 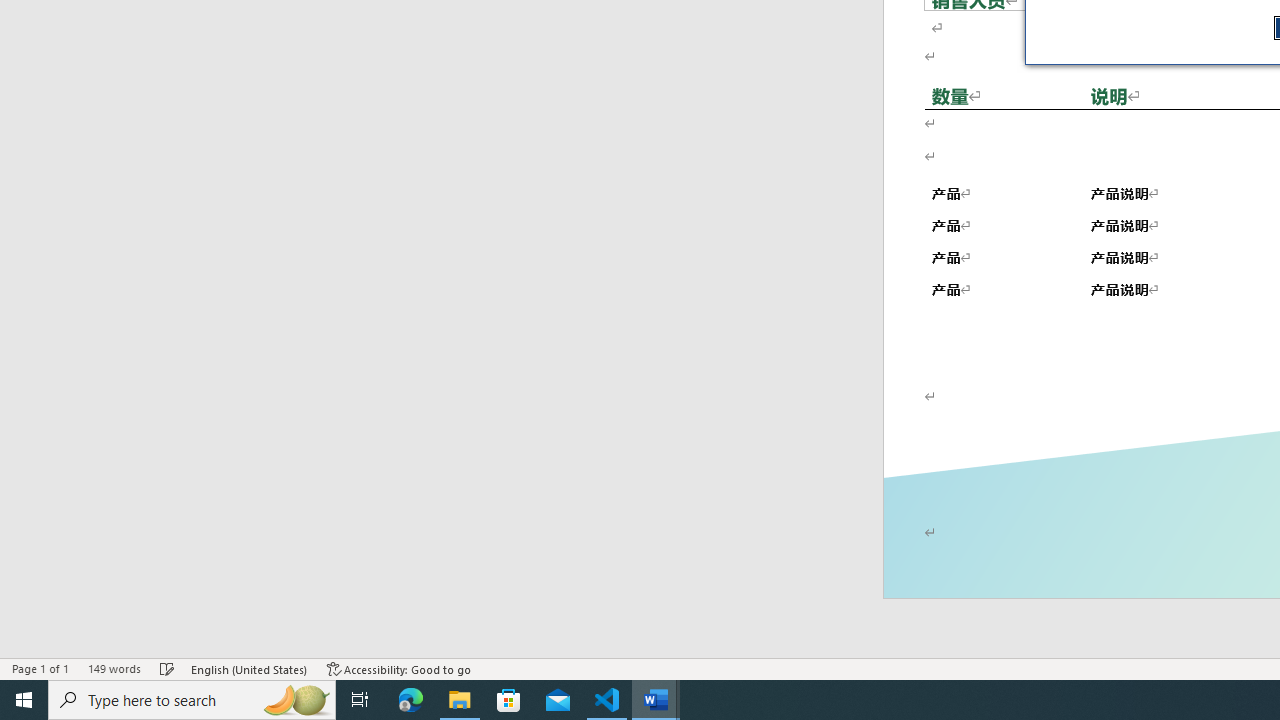 What do you see at coordinates (40, 669) in the screenshot?
I see `'Page Number Page 1 of 1'` at bounding box center [40, 669].